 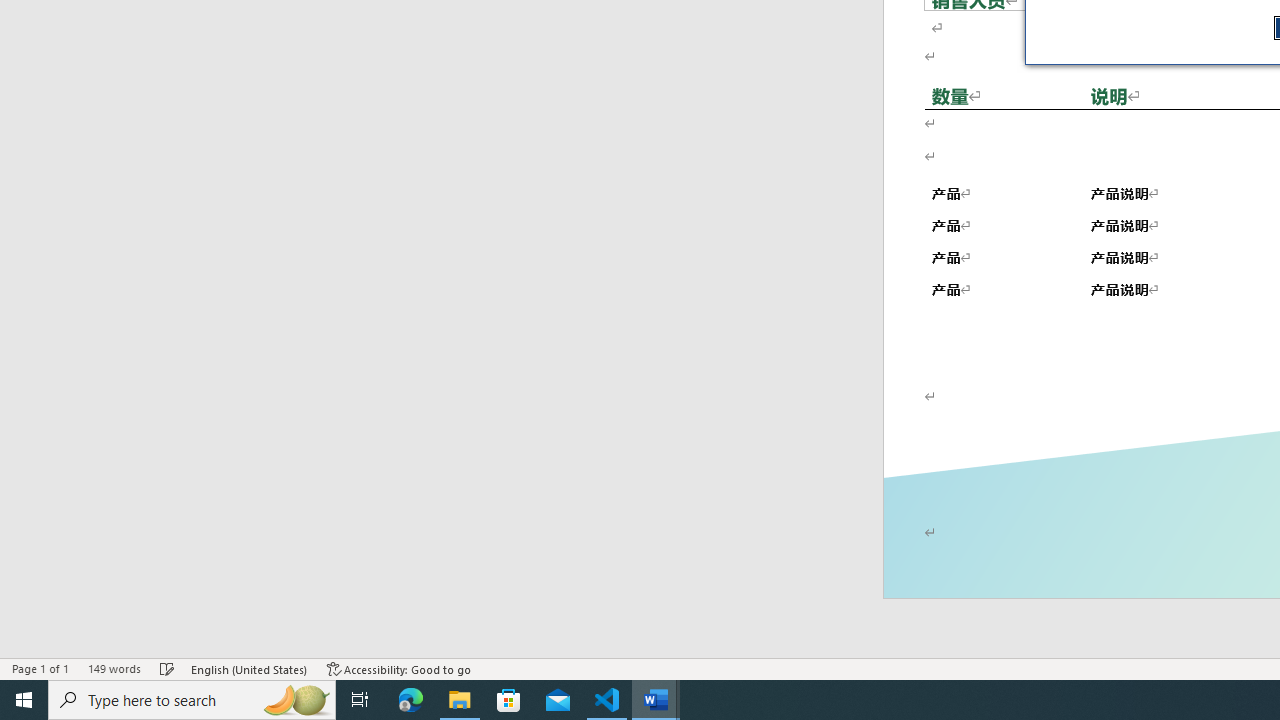 What do you see at coordinates (40, 669) in the screenshot?
I see `'Page Number Page 1 of 1'` at bounding box center [40, 669].